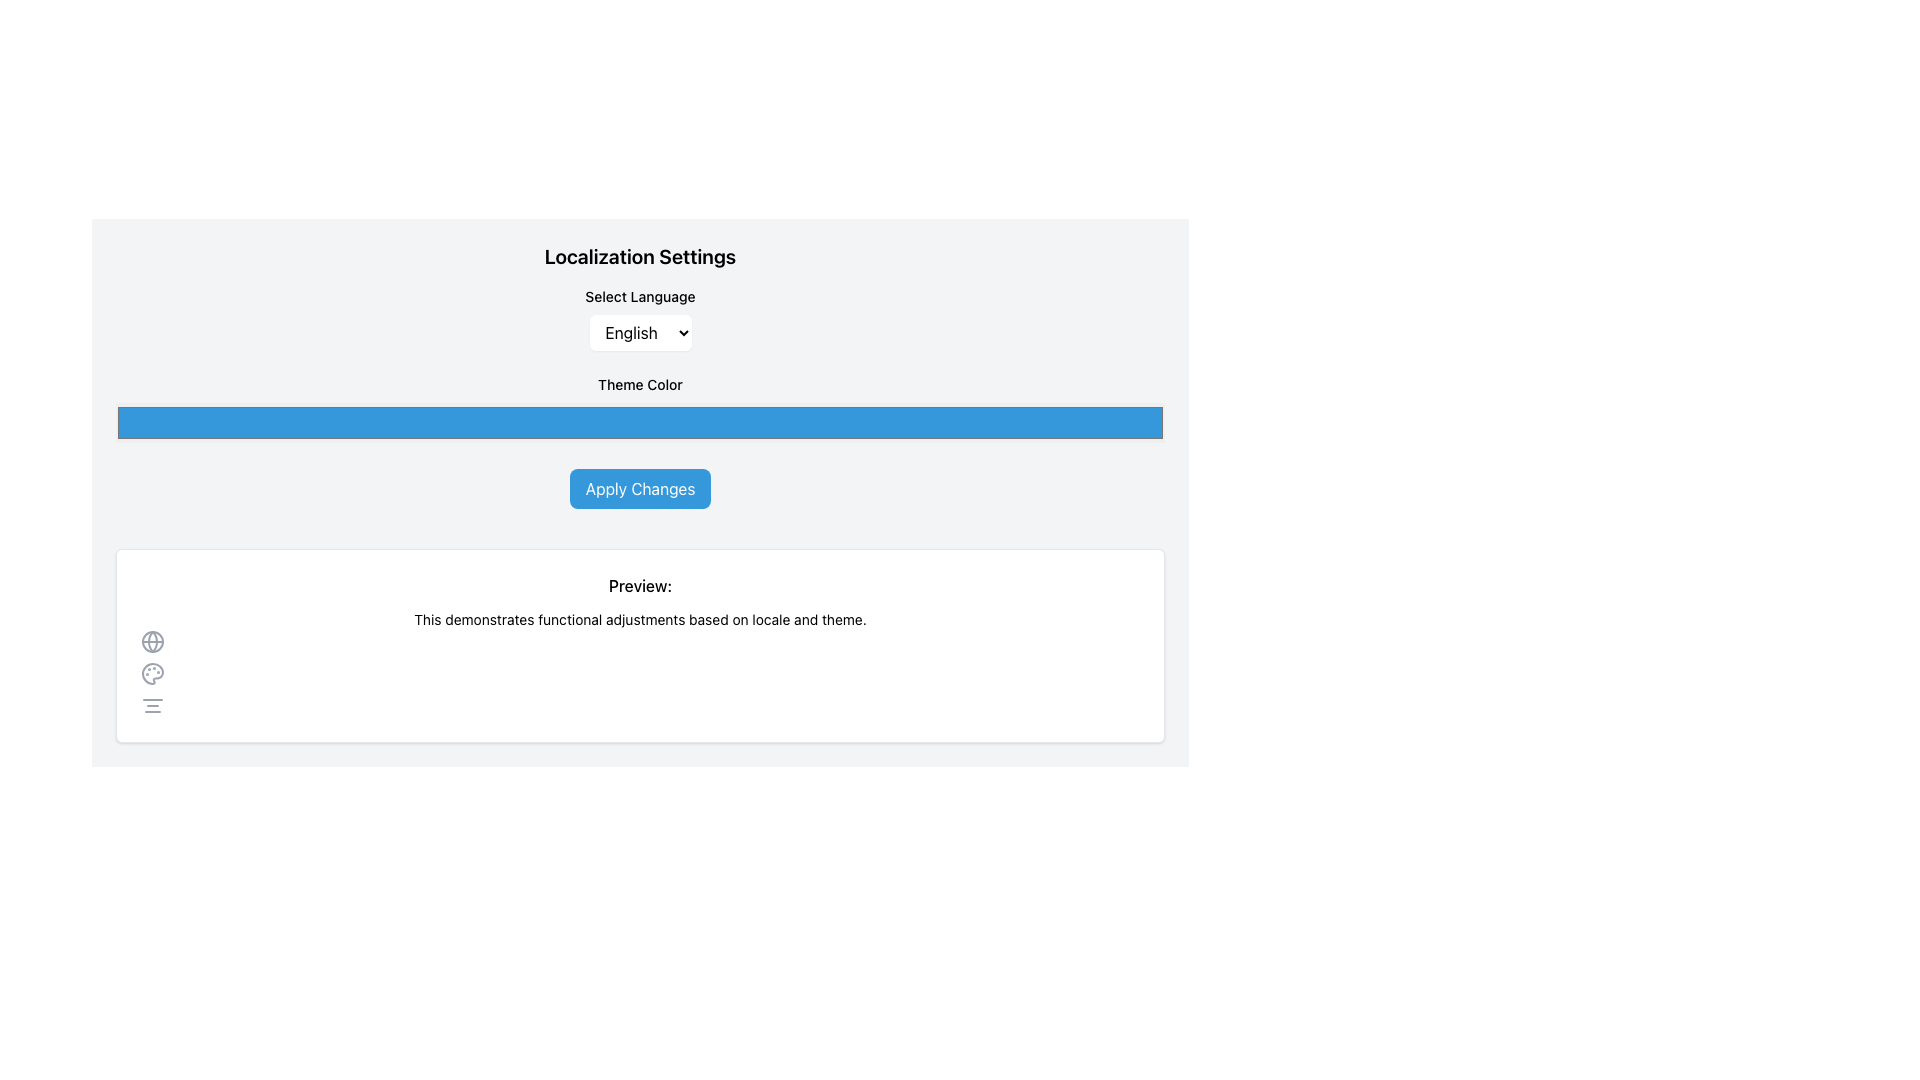 The width and height of the screenshot is (1920, 1080). I want to click on the confirm button that applies changes in the settings, which is centered horizontally below a blue bar and above the 'Preview' section, so click(640, 489).